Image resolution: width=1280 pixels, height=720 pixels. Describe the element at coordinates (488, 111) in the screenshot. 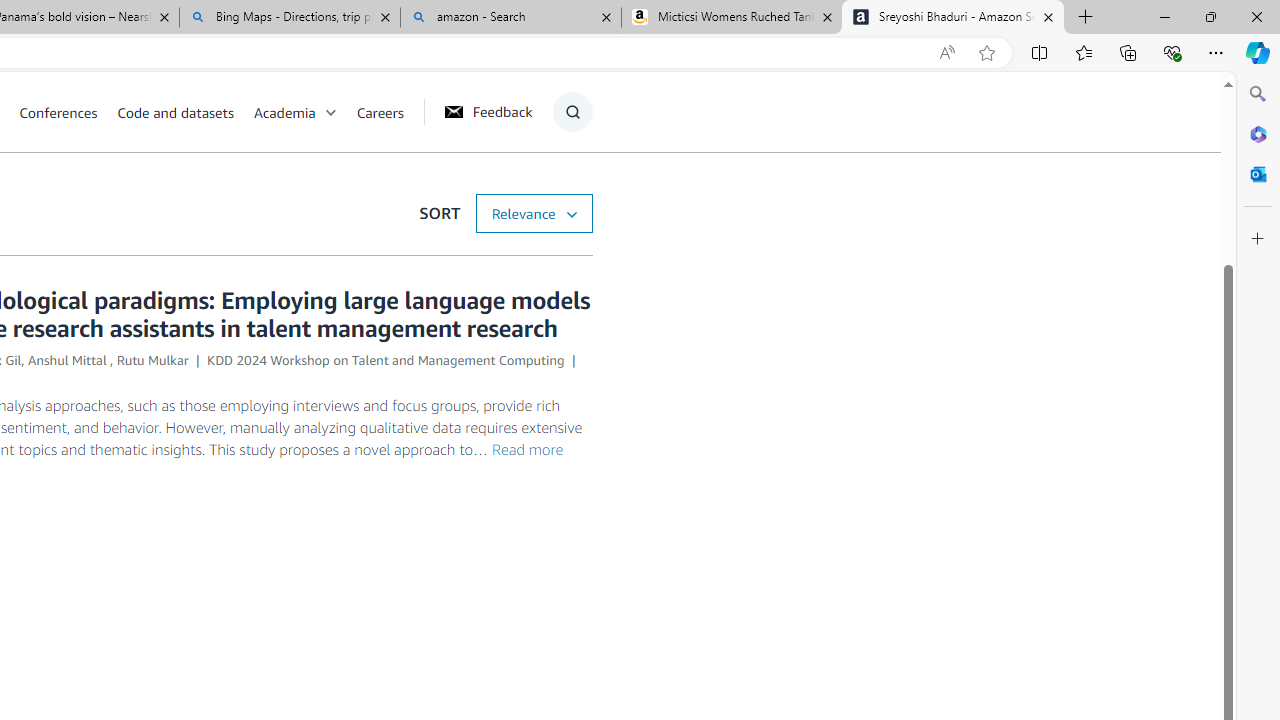

I see `'Feedback'` at that location.